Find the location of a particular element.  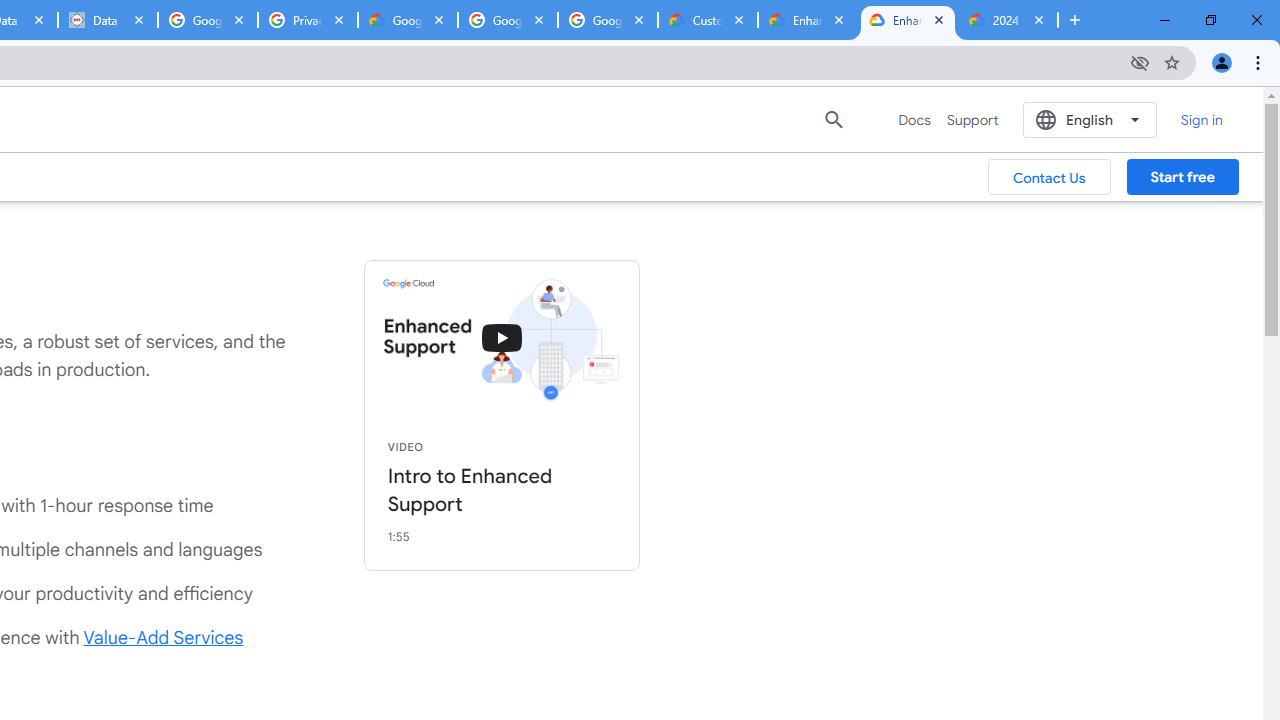

'Docs' is located at coordinates (914, 119).